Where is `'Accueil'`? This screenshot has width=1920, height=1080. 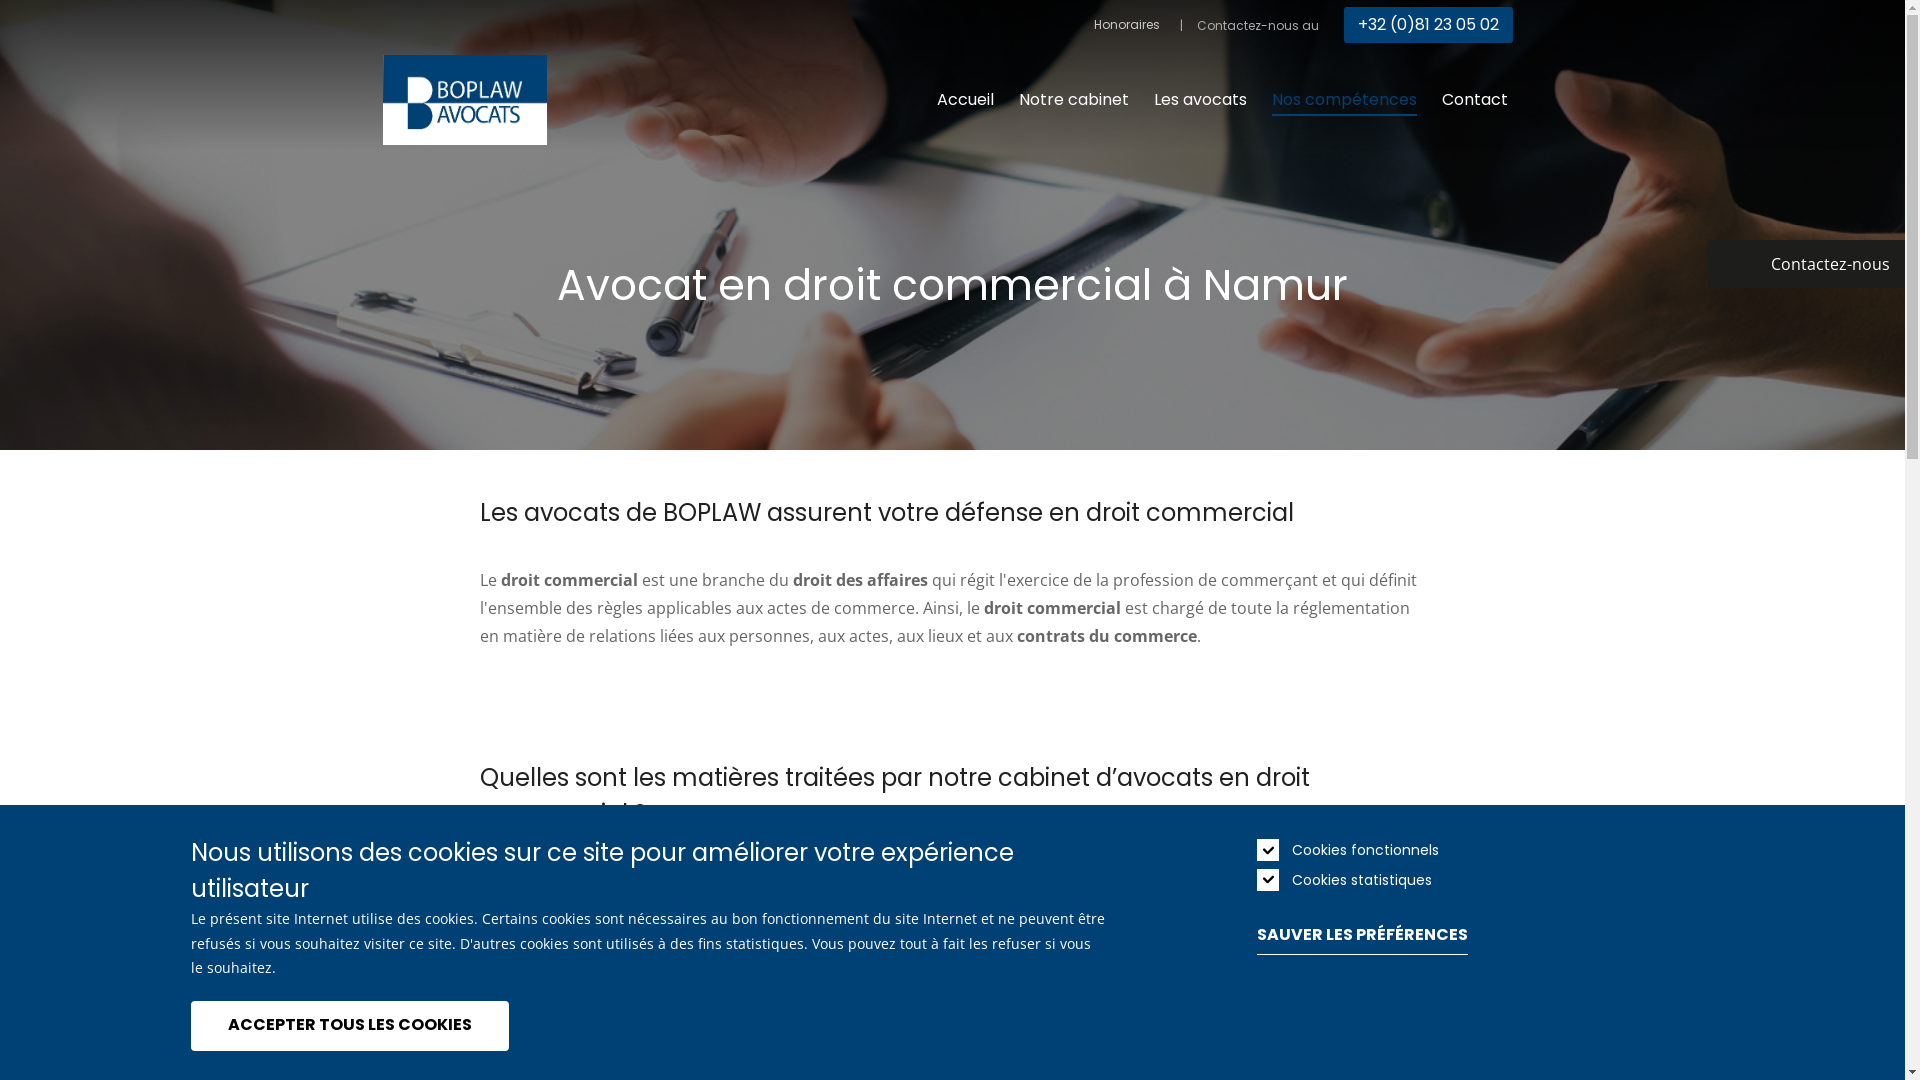 'Accueil' is located at coordinates (964, 100).